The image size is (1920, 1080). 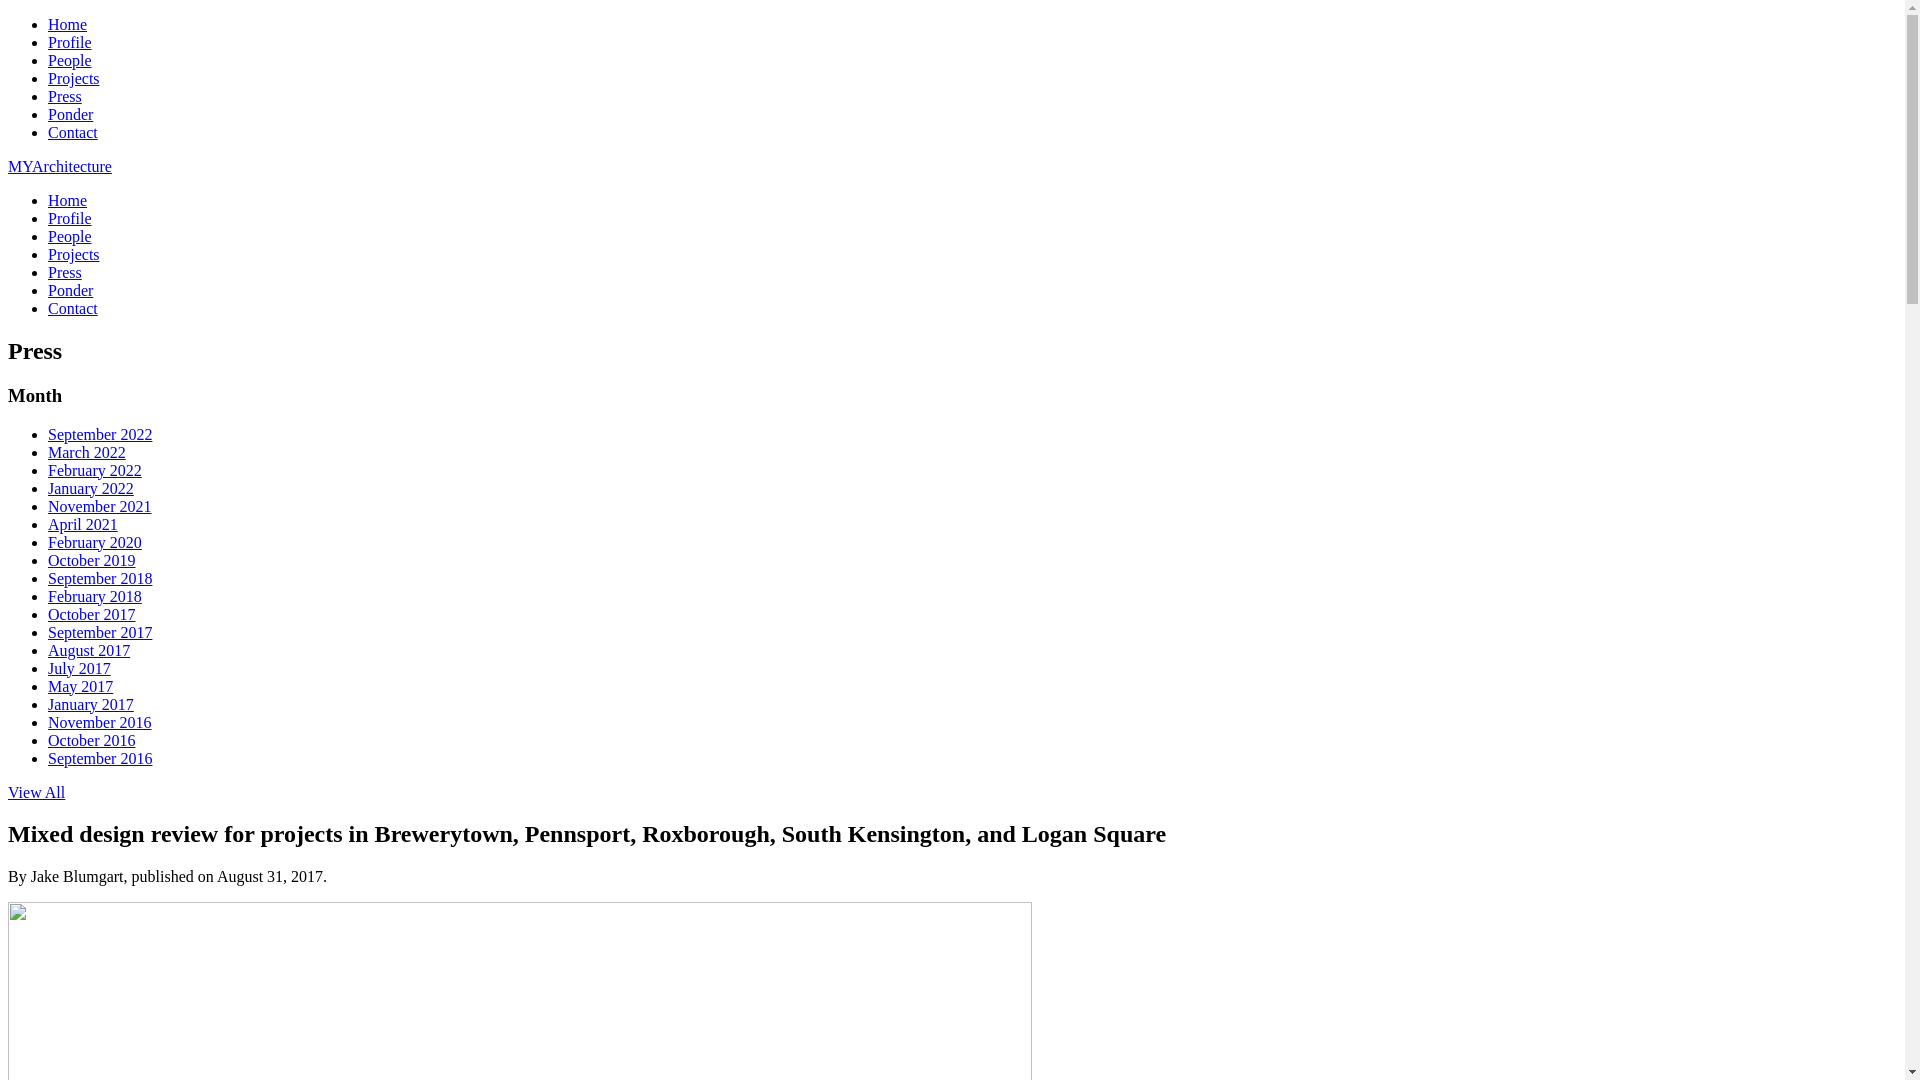 I want to click on 'September 2016', so click(x=99, y=758).